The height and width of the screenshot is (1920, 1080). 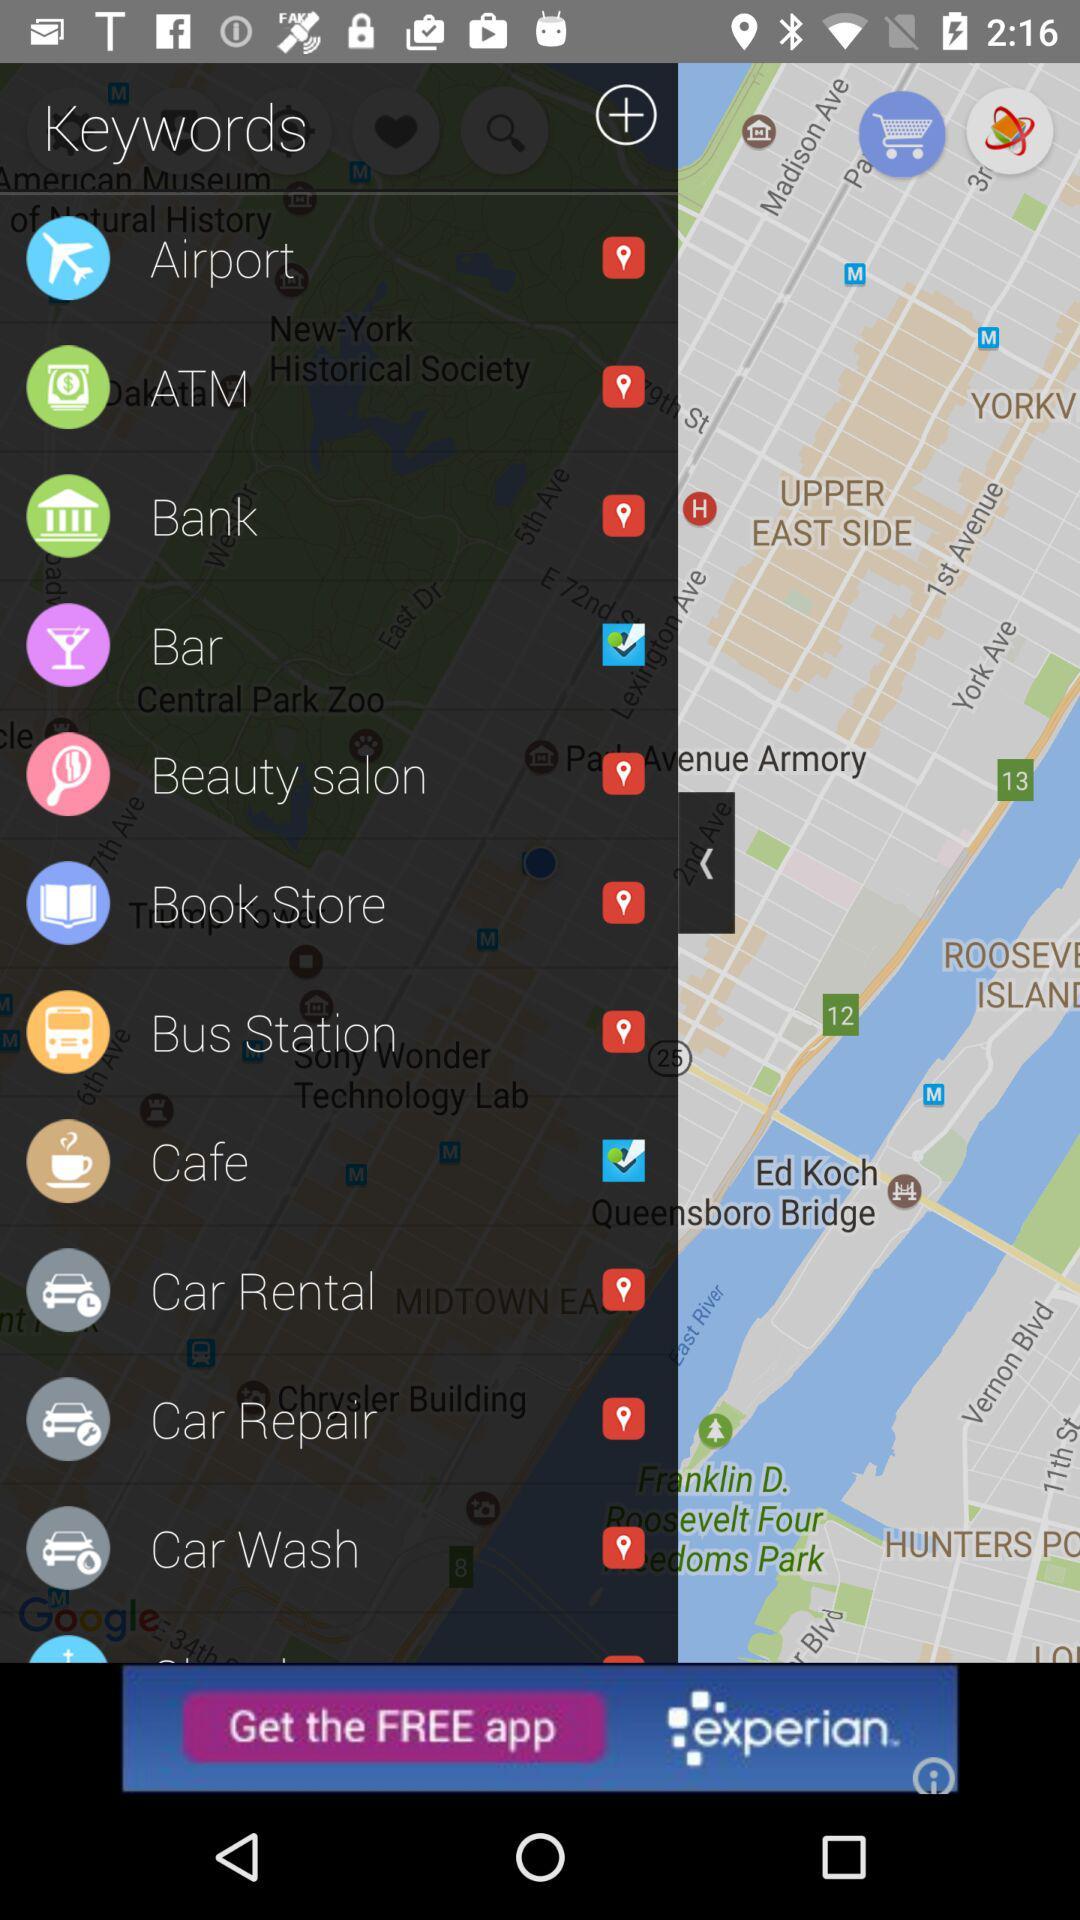 I want to click on the search icon, so click(x=499, y=132).